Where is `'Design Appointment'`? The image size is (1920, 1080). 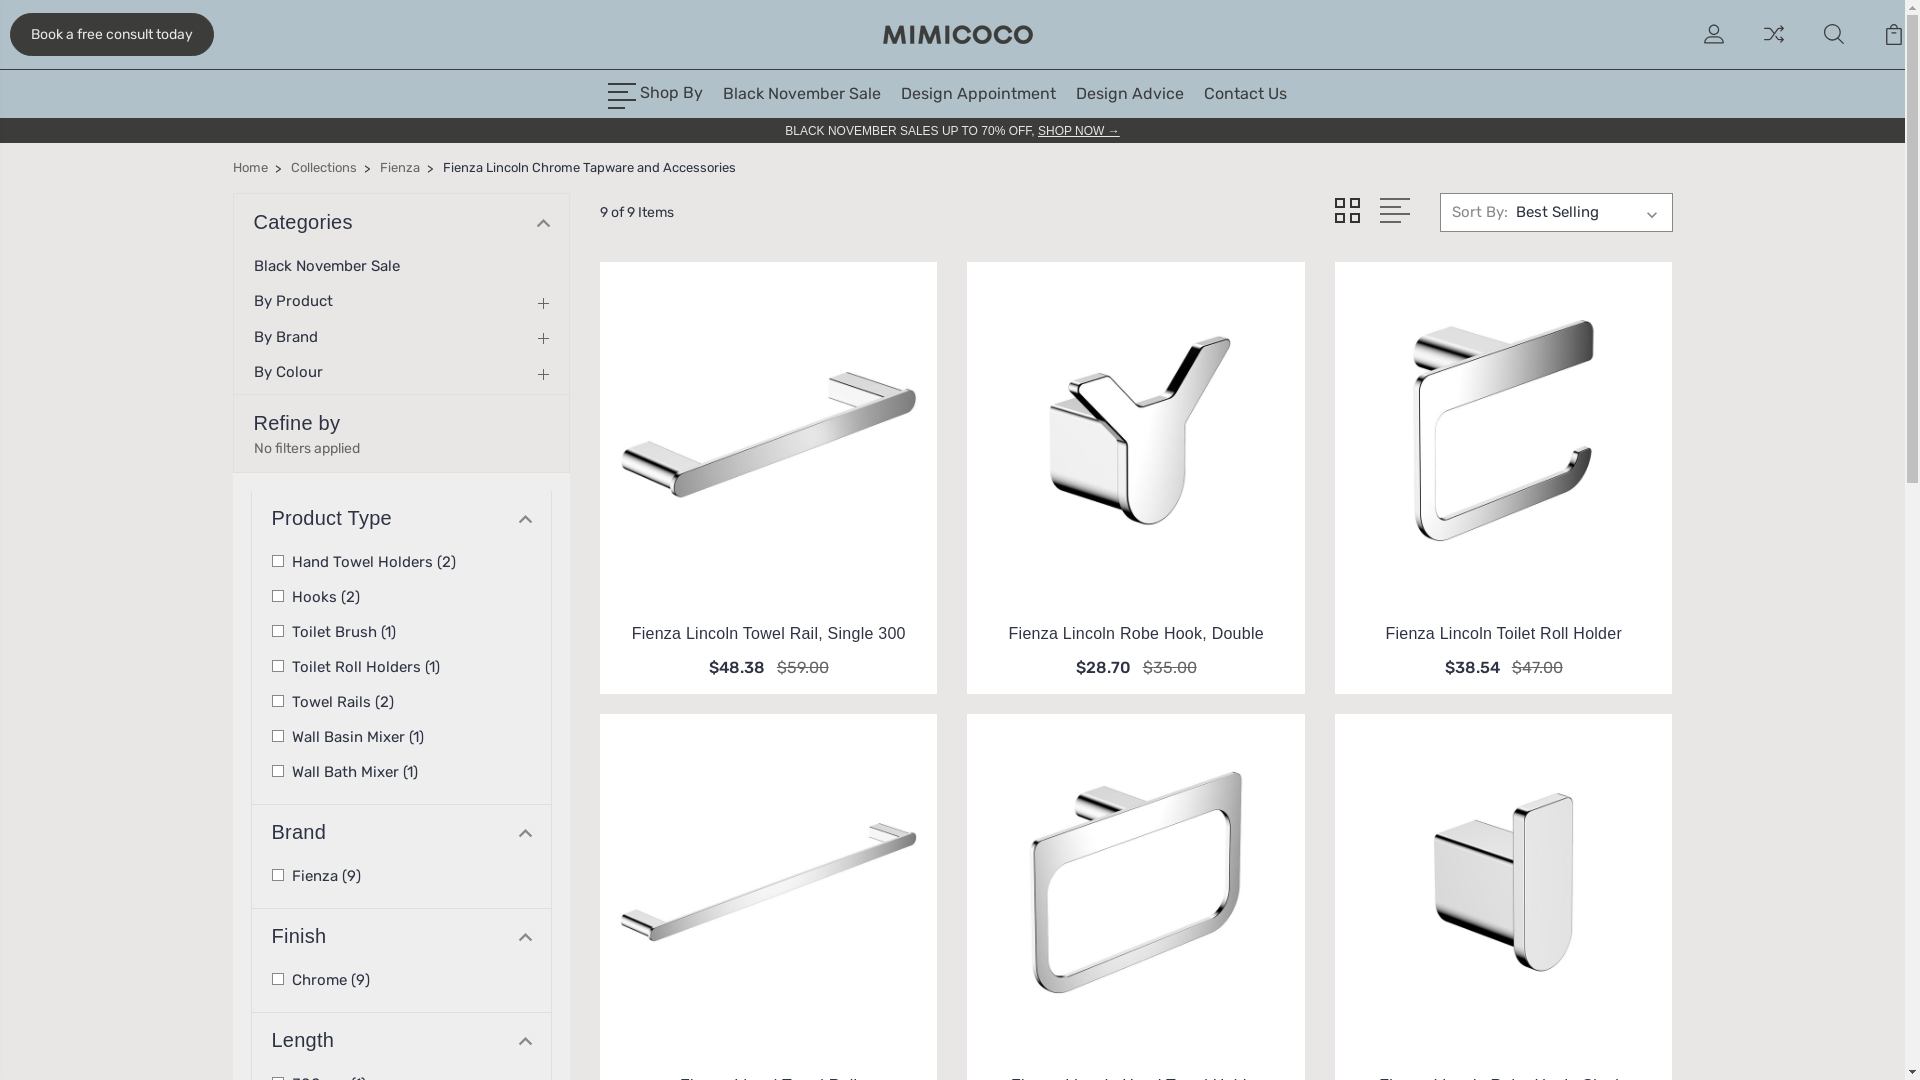 'Design Appointment' is located at coordinates (978, 93).